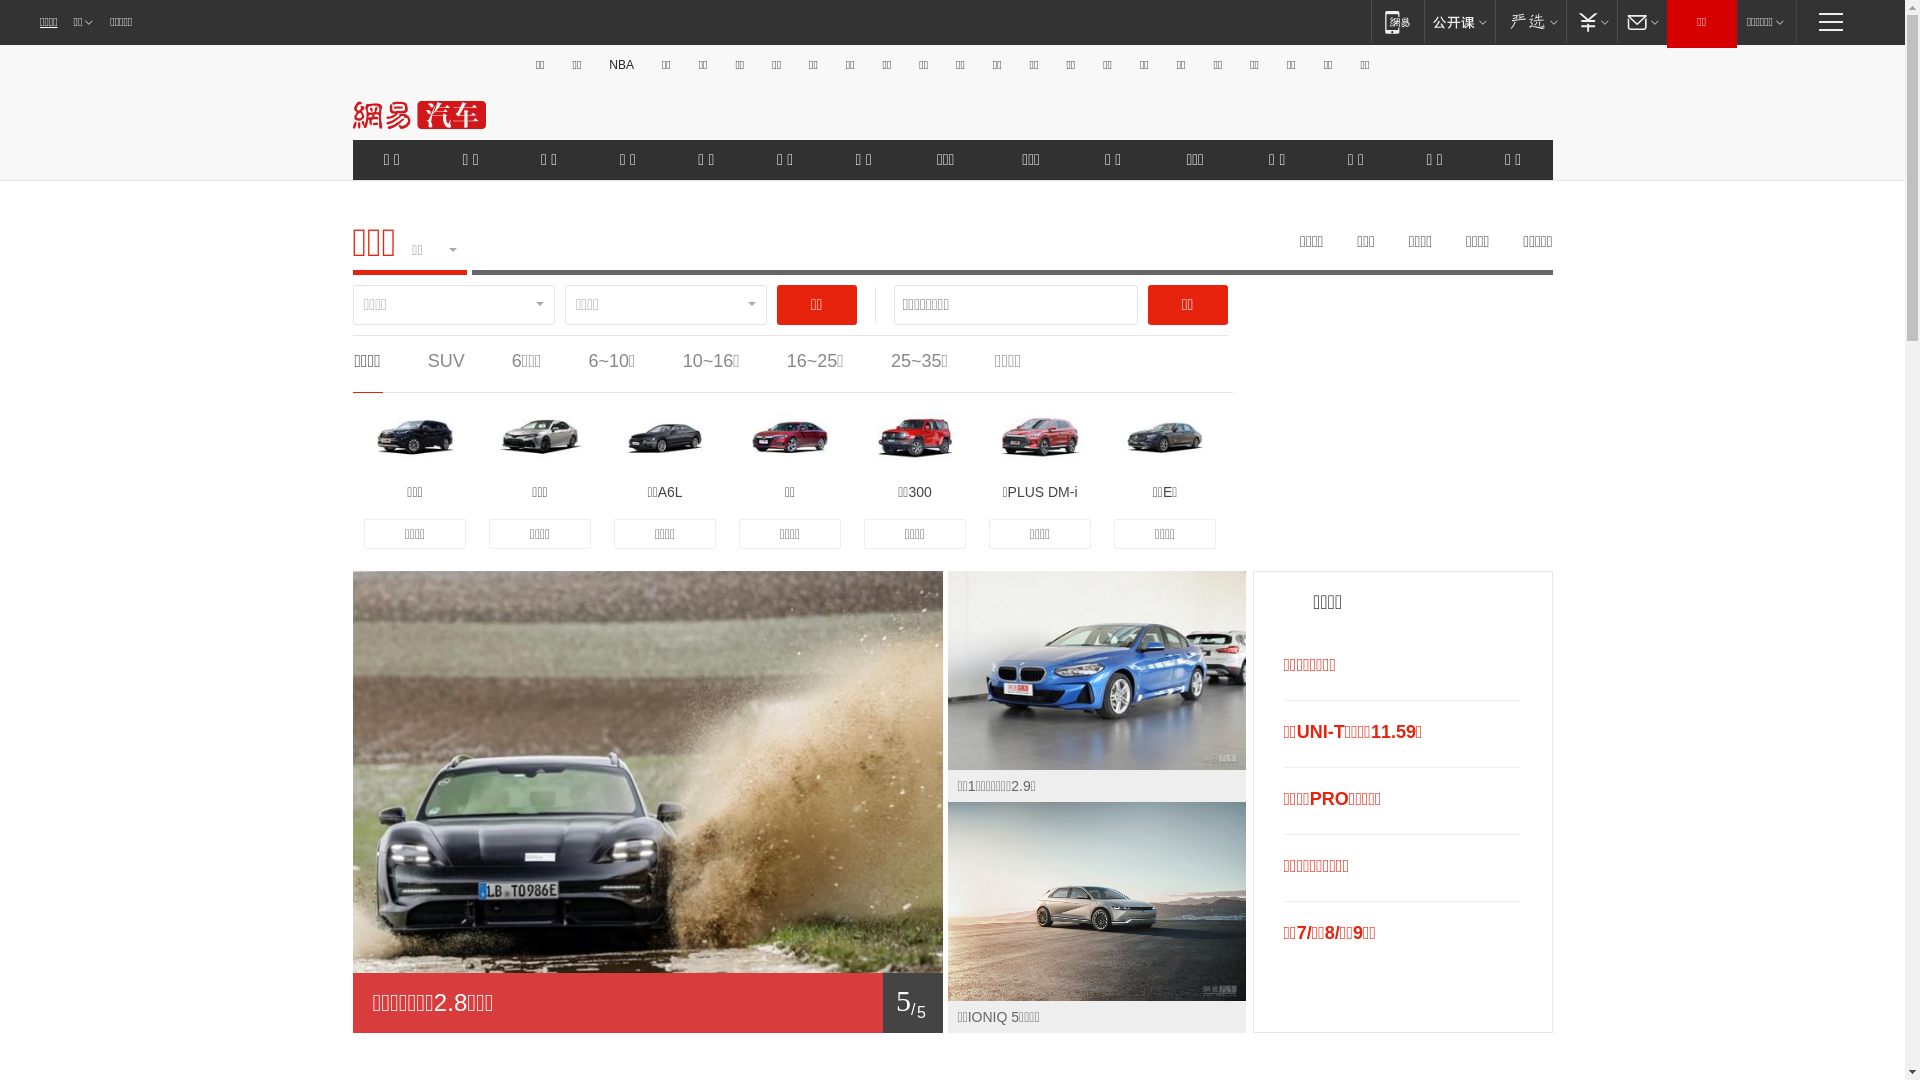 This screenshot has width=1920, height=1080. Describe the element at coordinates (602, 64) in the screenshot. I see `'NBA'` at that location.